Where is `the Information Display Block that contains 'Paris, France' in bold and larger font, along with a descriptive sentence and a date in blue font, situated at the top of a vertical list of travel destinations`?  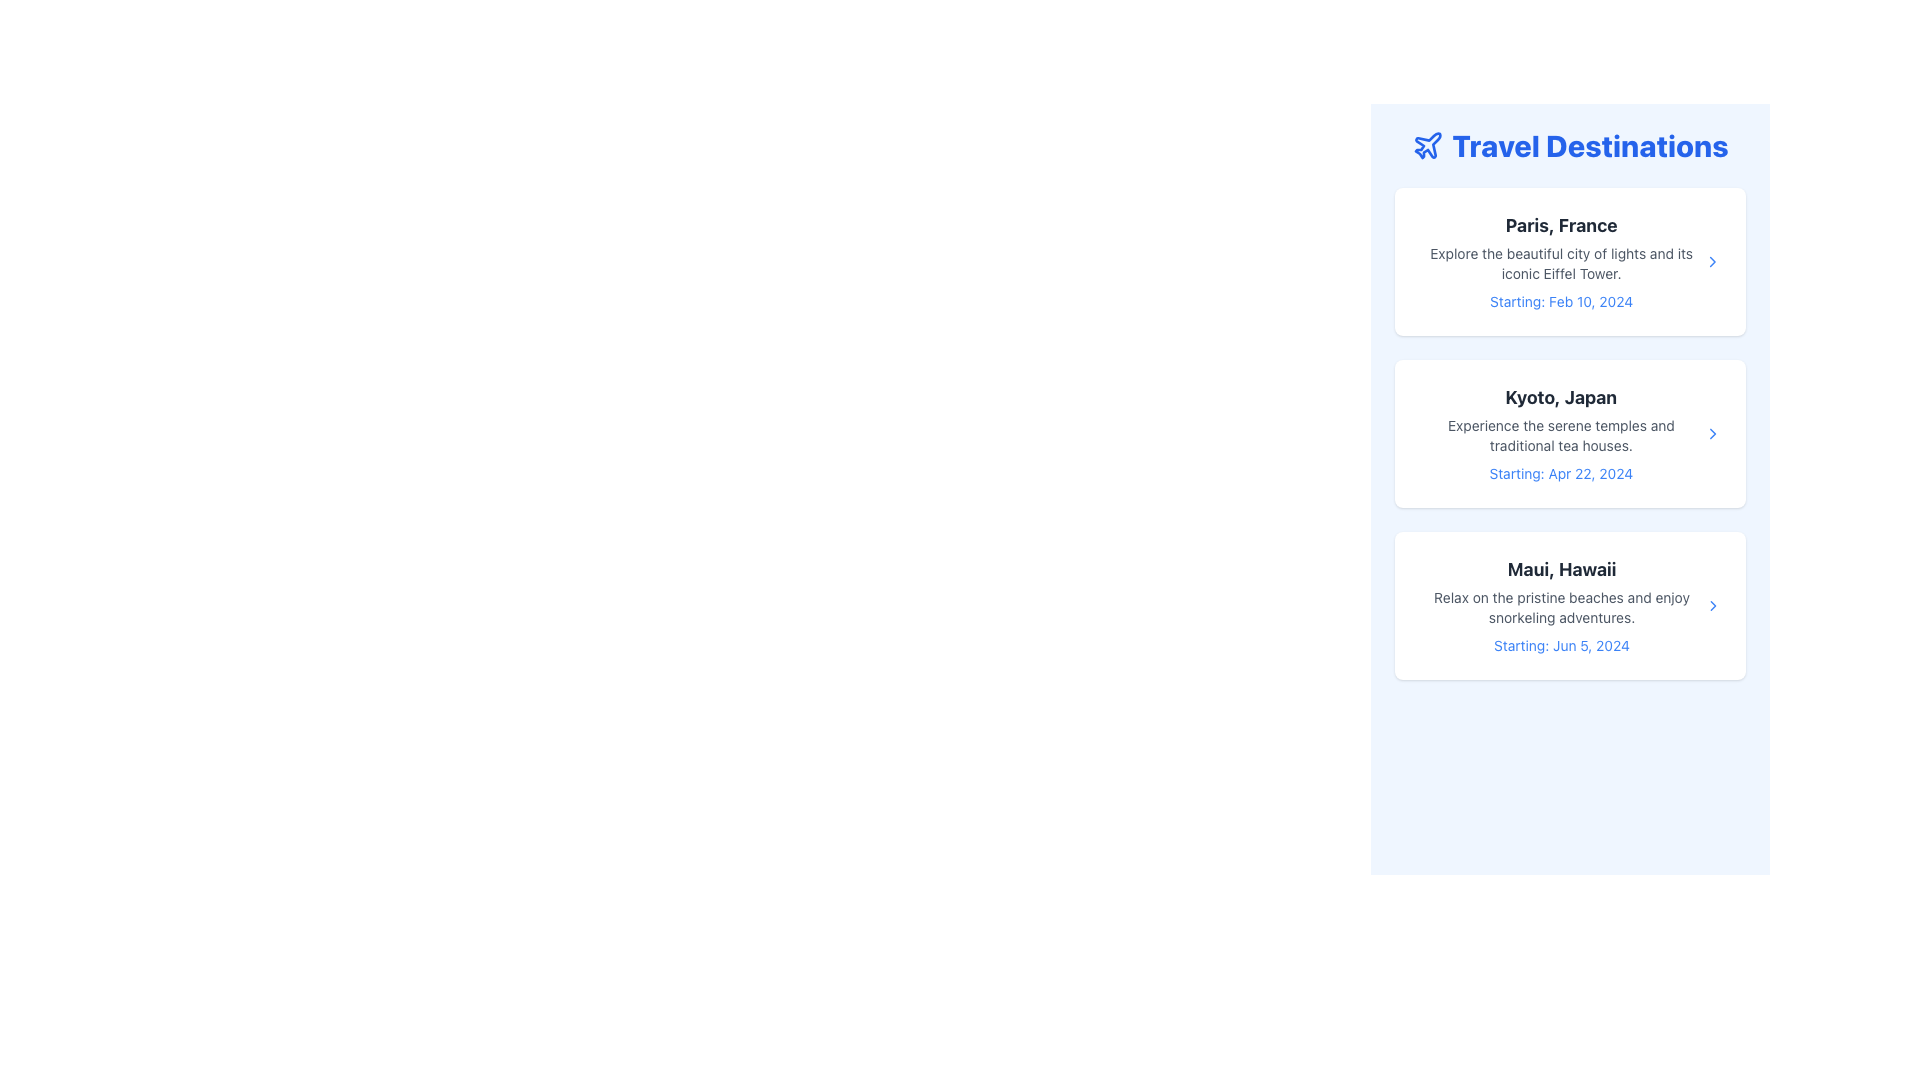
the Information Display Block that contains 'Paris, France' in bold and larger font, along with a descriptive sentence and a date in blue font, situated at the top of a vertical list of travel destinations is located at coordinates (1560, 261).